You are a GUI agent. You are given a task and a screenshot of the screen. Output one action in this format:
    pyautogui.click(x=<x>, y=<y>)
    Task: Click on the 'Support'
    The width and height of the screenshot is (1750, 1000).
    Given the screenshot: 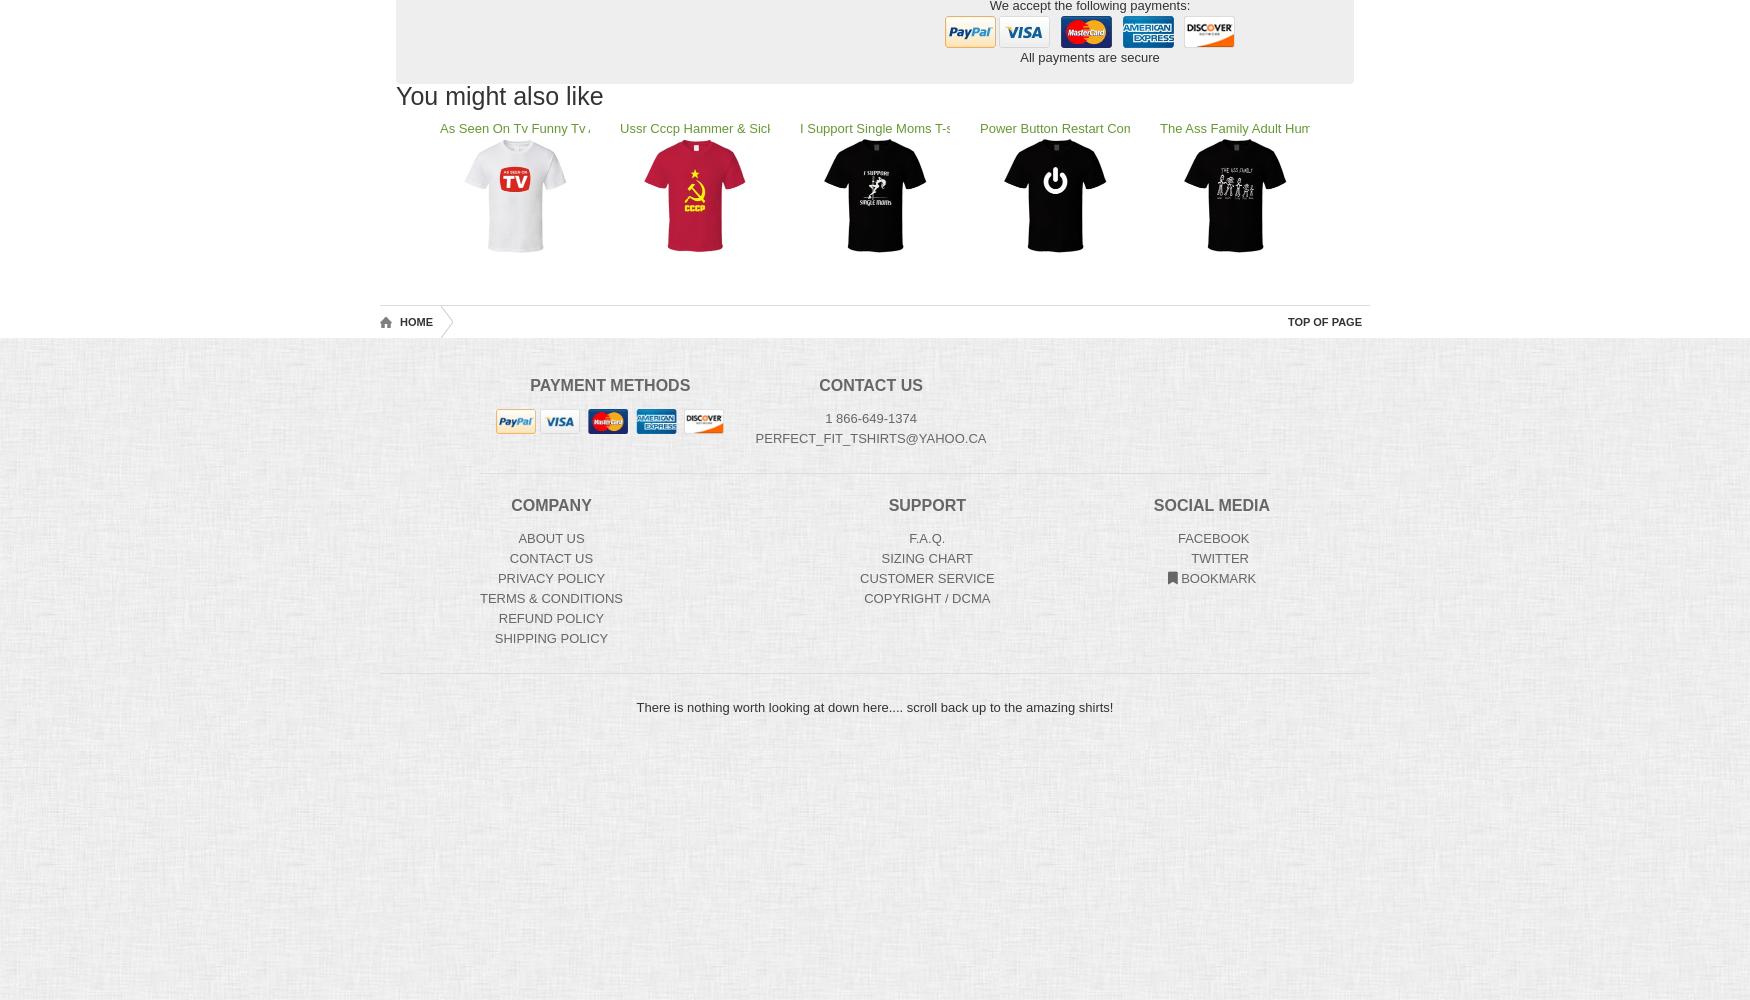 What is the action you would take?
    pyautogui.click(x=925, y=505)
    